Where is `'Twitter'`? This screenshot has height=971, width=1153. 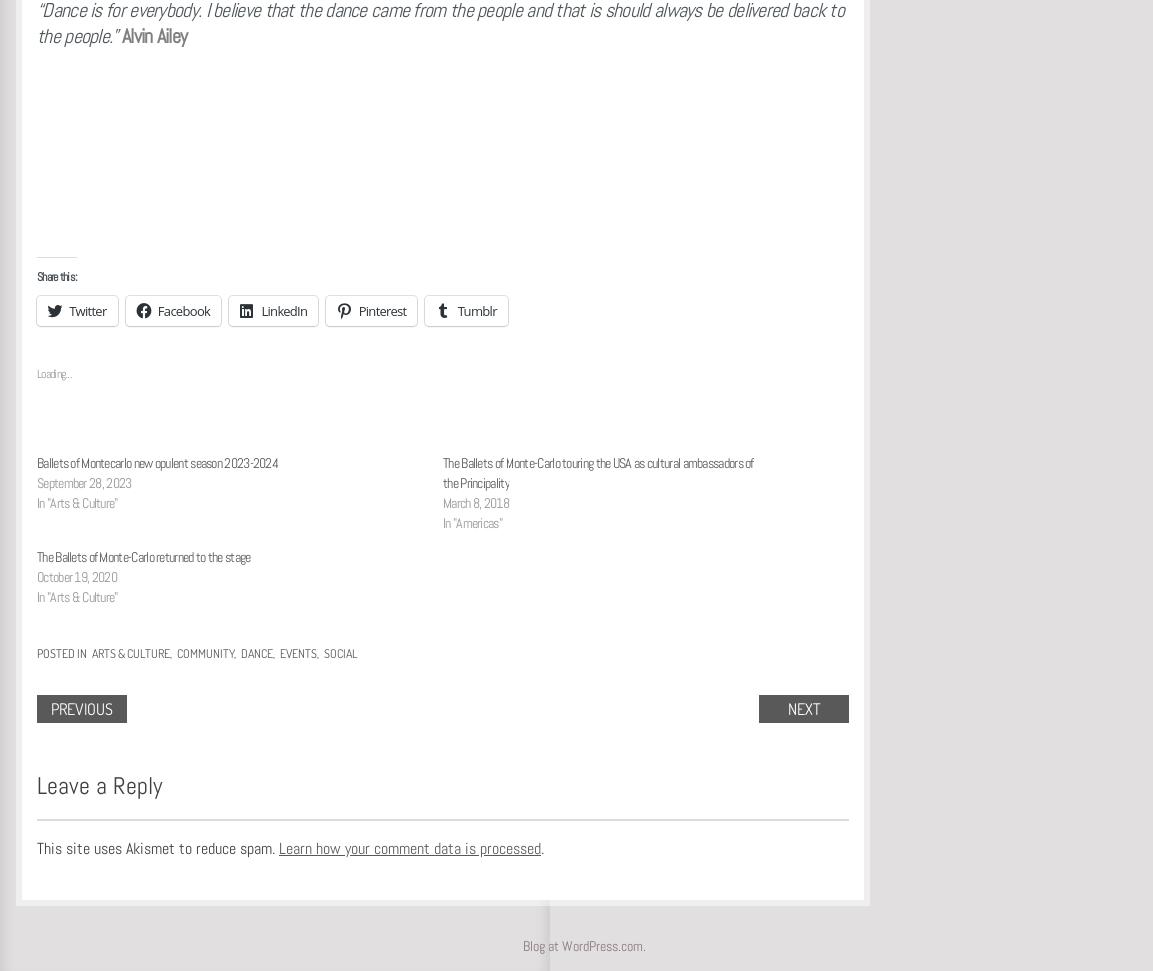 'Twitter' is located at coordinates (86, 310).